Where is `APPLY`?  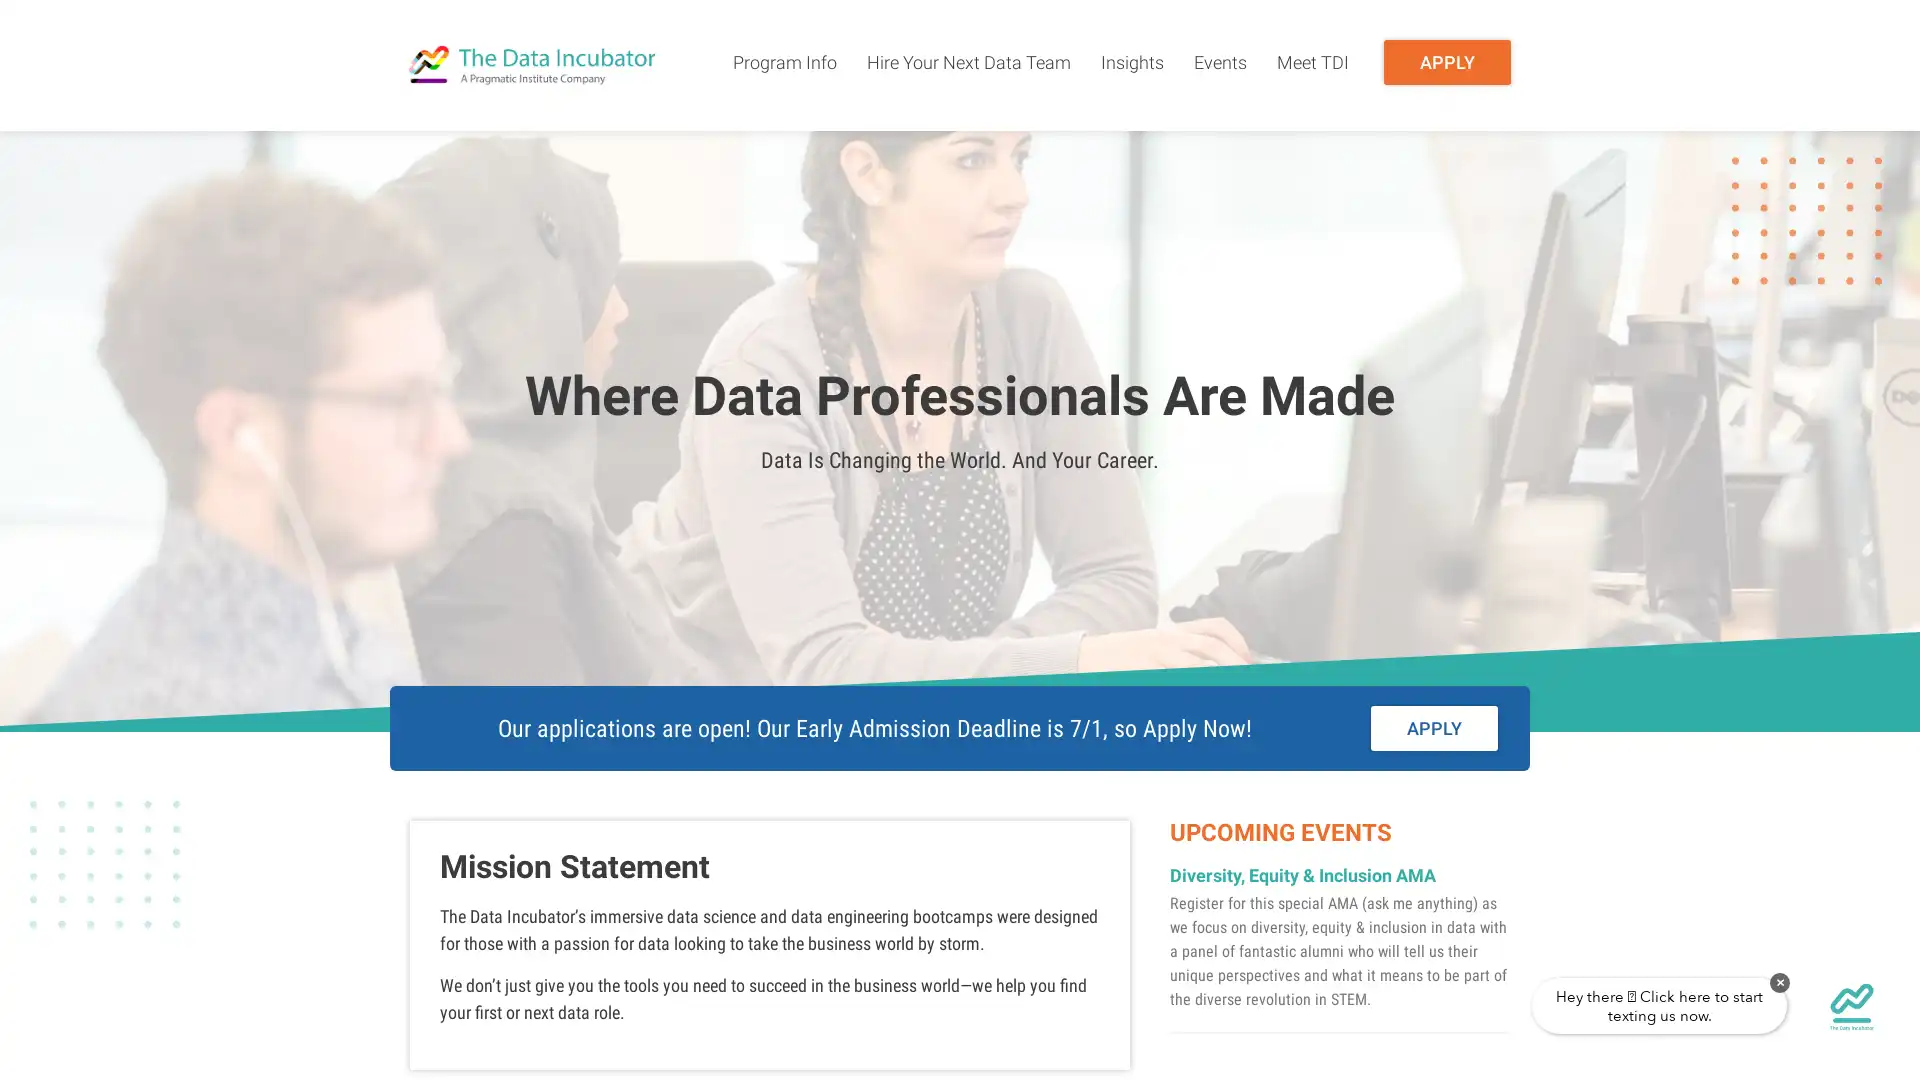
APPLY is located at coordinates (1433, 728).